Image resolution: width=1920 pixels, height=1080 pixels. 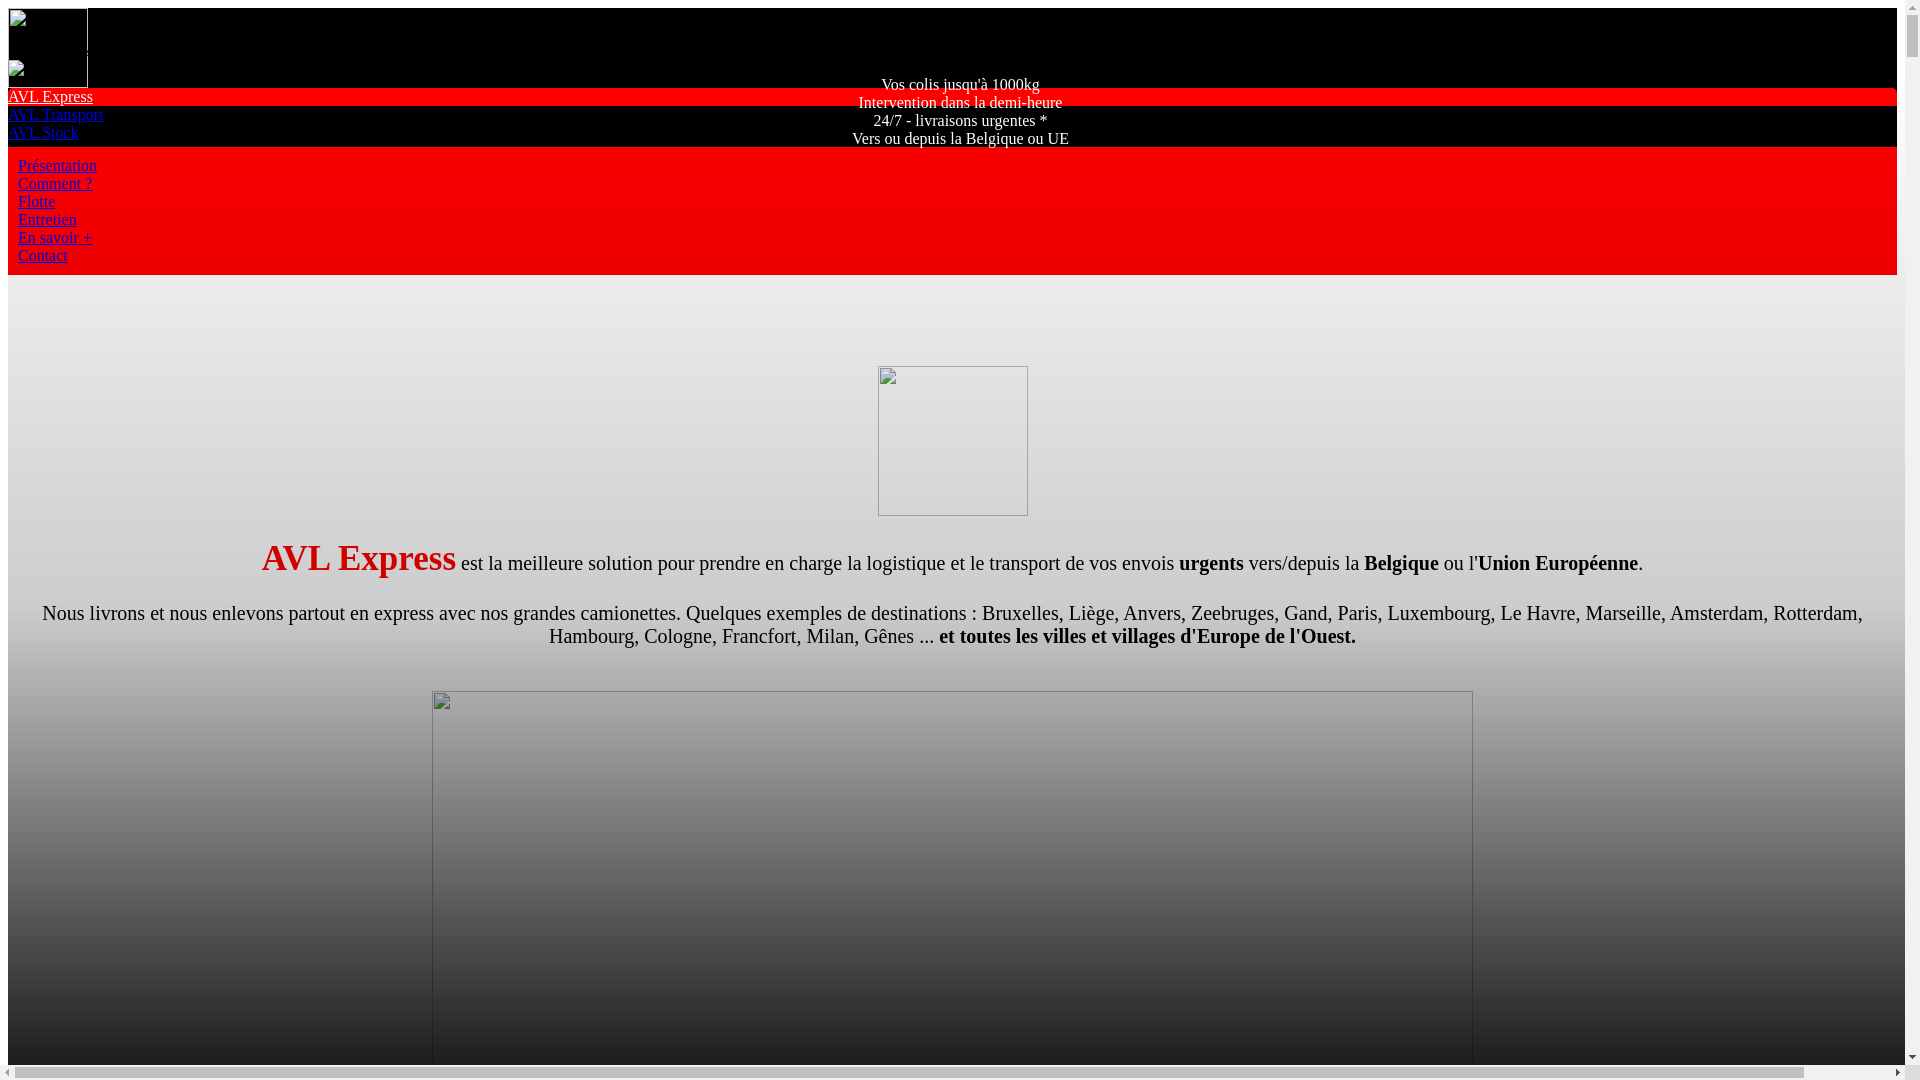 I want to click on 'Contact', so click(x=43, y=254).